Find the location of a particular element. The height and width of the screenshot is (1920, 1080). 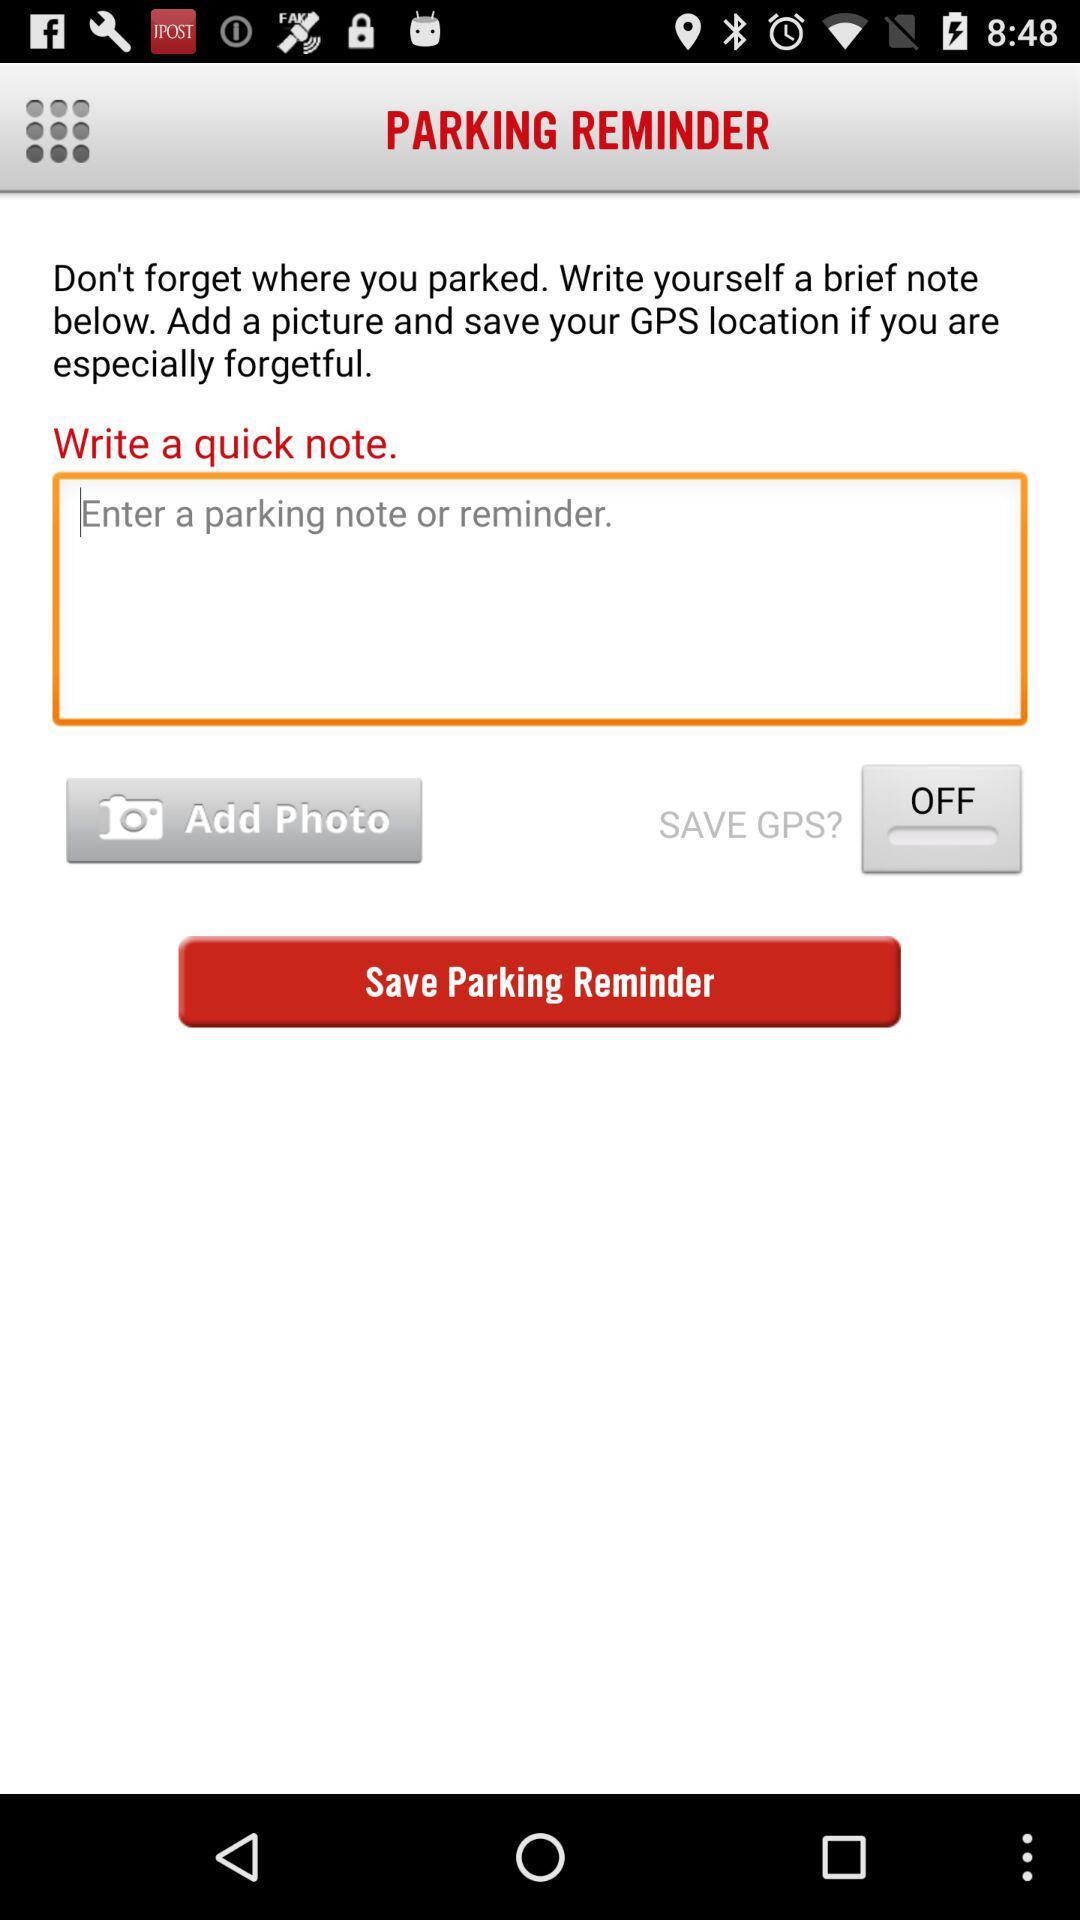

button above the save parking reminder is located at coordinates (243, 821).